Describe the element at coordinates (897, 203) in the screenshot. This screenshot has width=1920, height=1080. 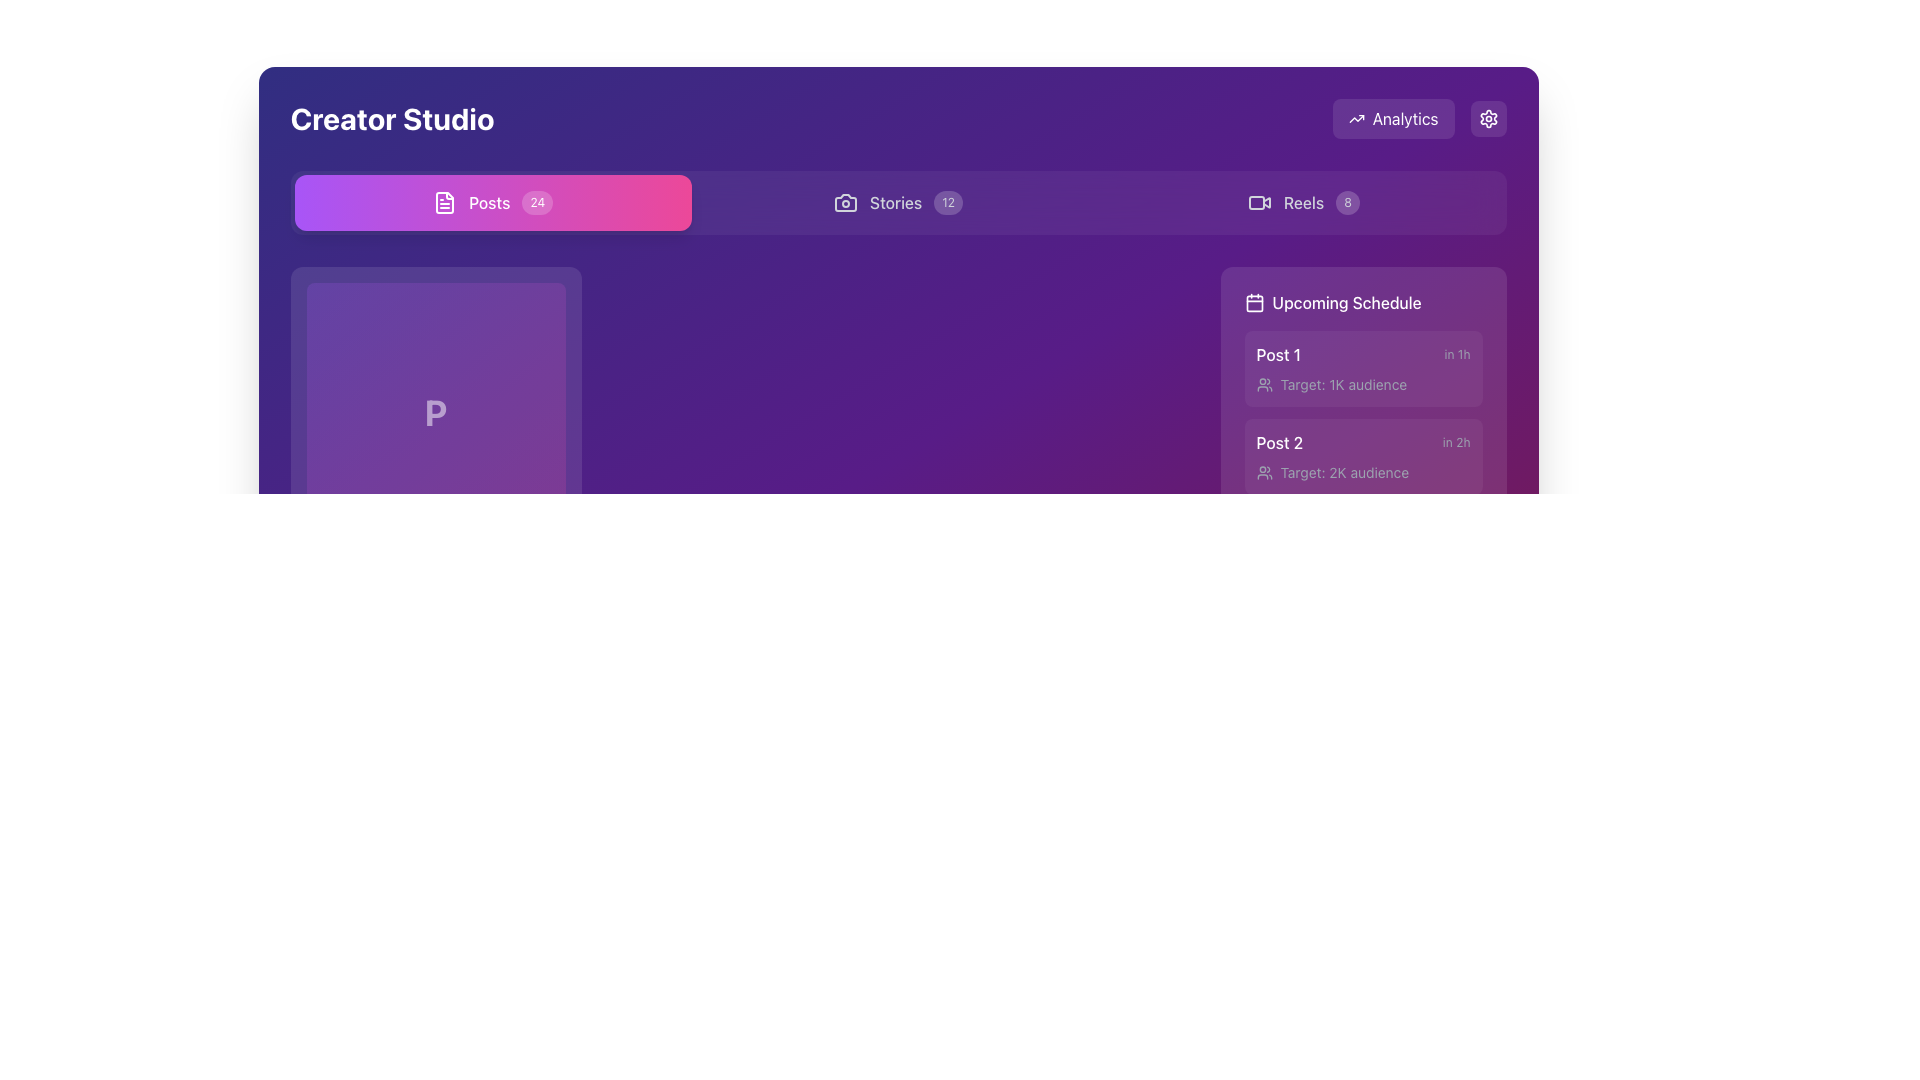
I see `the 'Stories 12' button on the navigation bar located below the 'Creator Studio' header` at that location.